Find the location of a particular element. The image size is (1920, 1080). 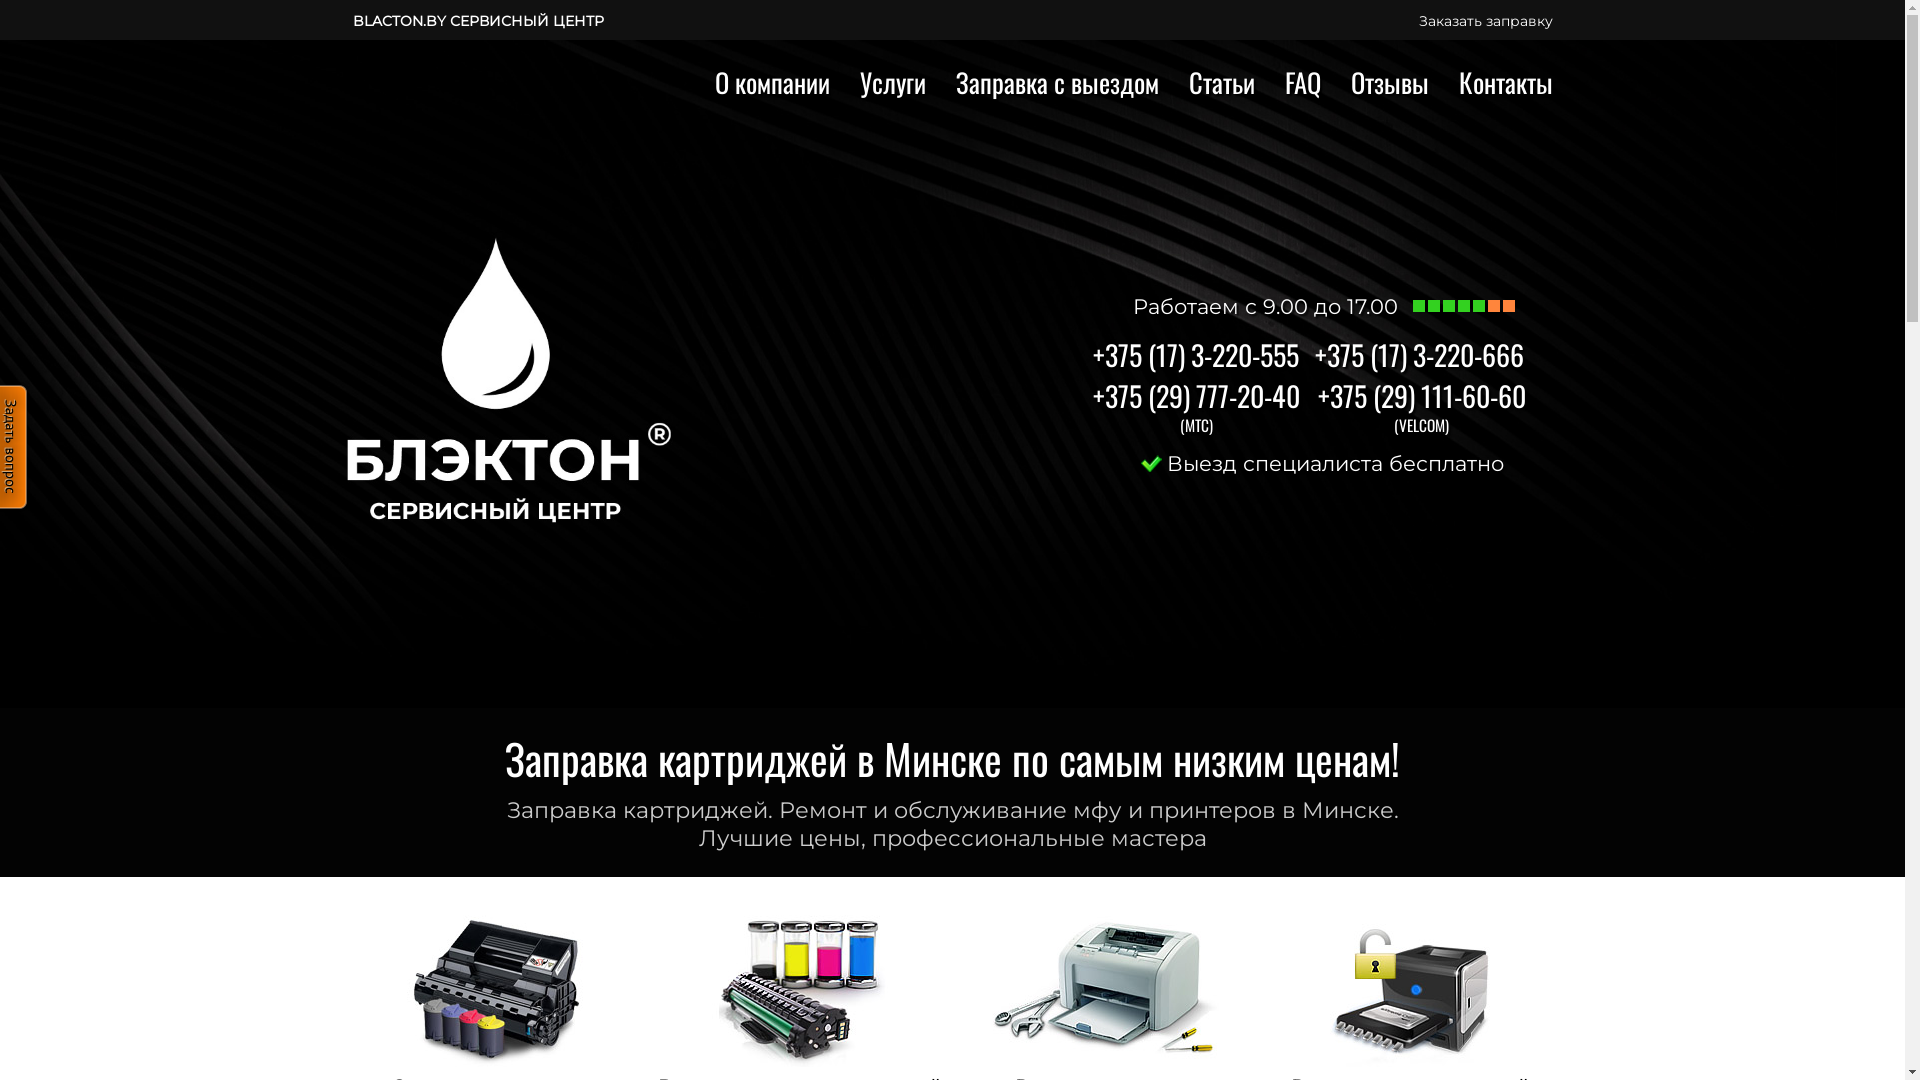

'FAQ' is located at coordinates (1301, 81).